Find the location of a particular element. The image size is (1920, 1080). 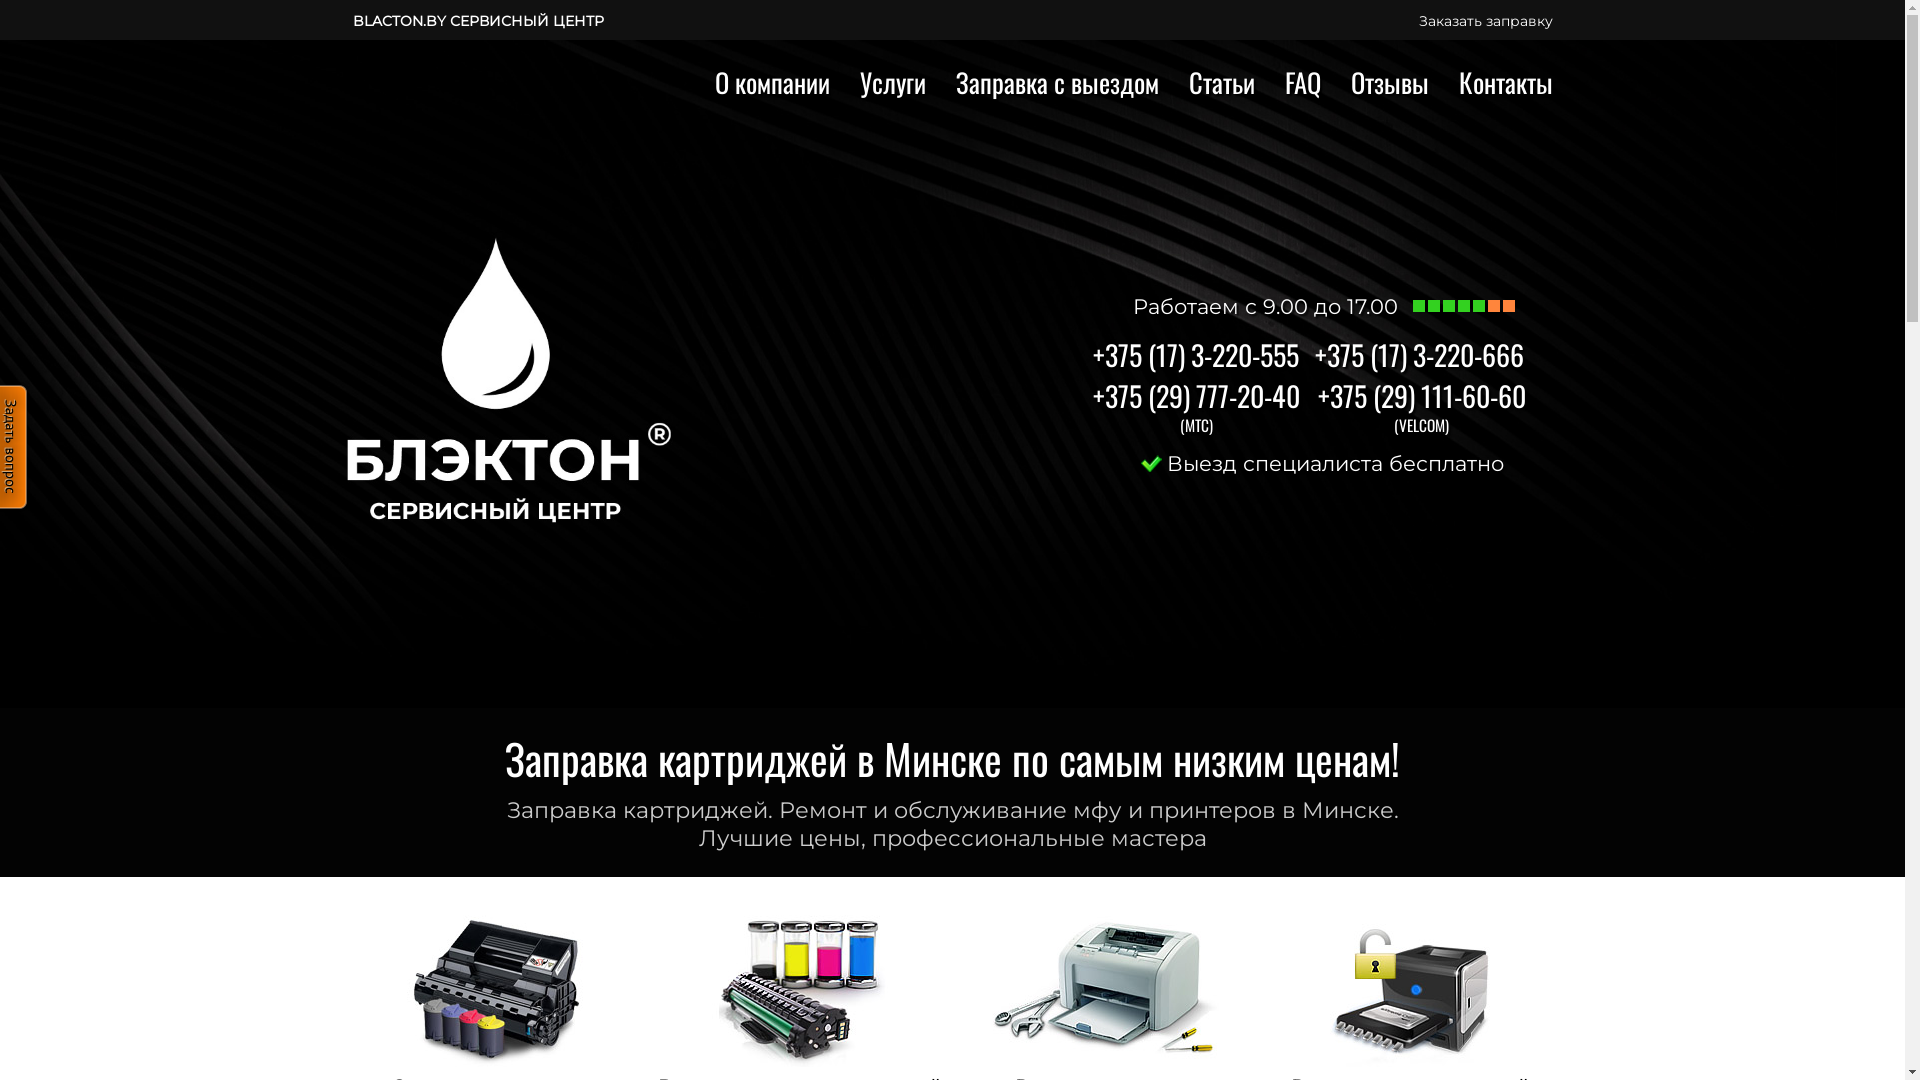

'FAQ' is located at coordinates (1301, 81).